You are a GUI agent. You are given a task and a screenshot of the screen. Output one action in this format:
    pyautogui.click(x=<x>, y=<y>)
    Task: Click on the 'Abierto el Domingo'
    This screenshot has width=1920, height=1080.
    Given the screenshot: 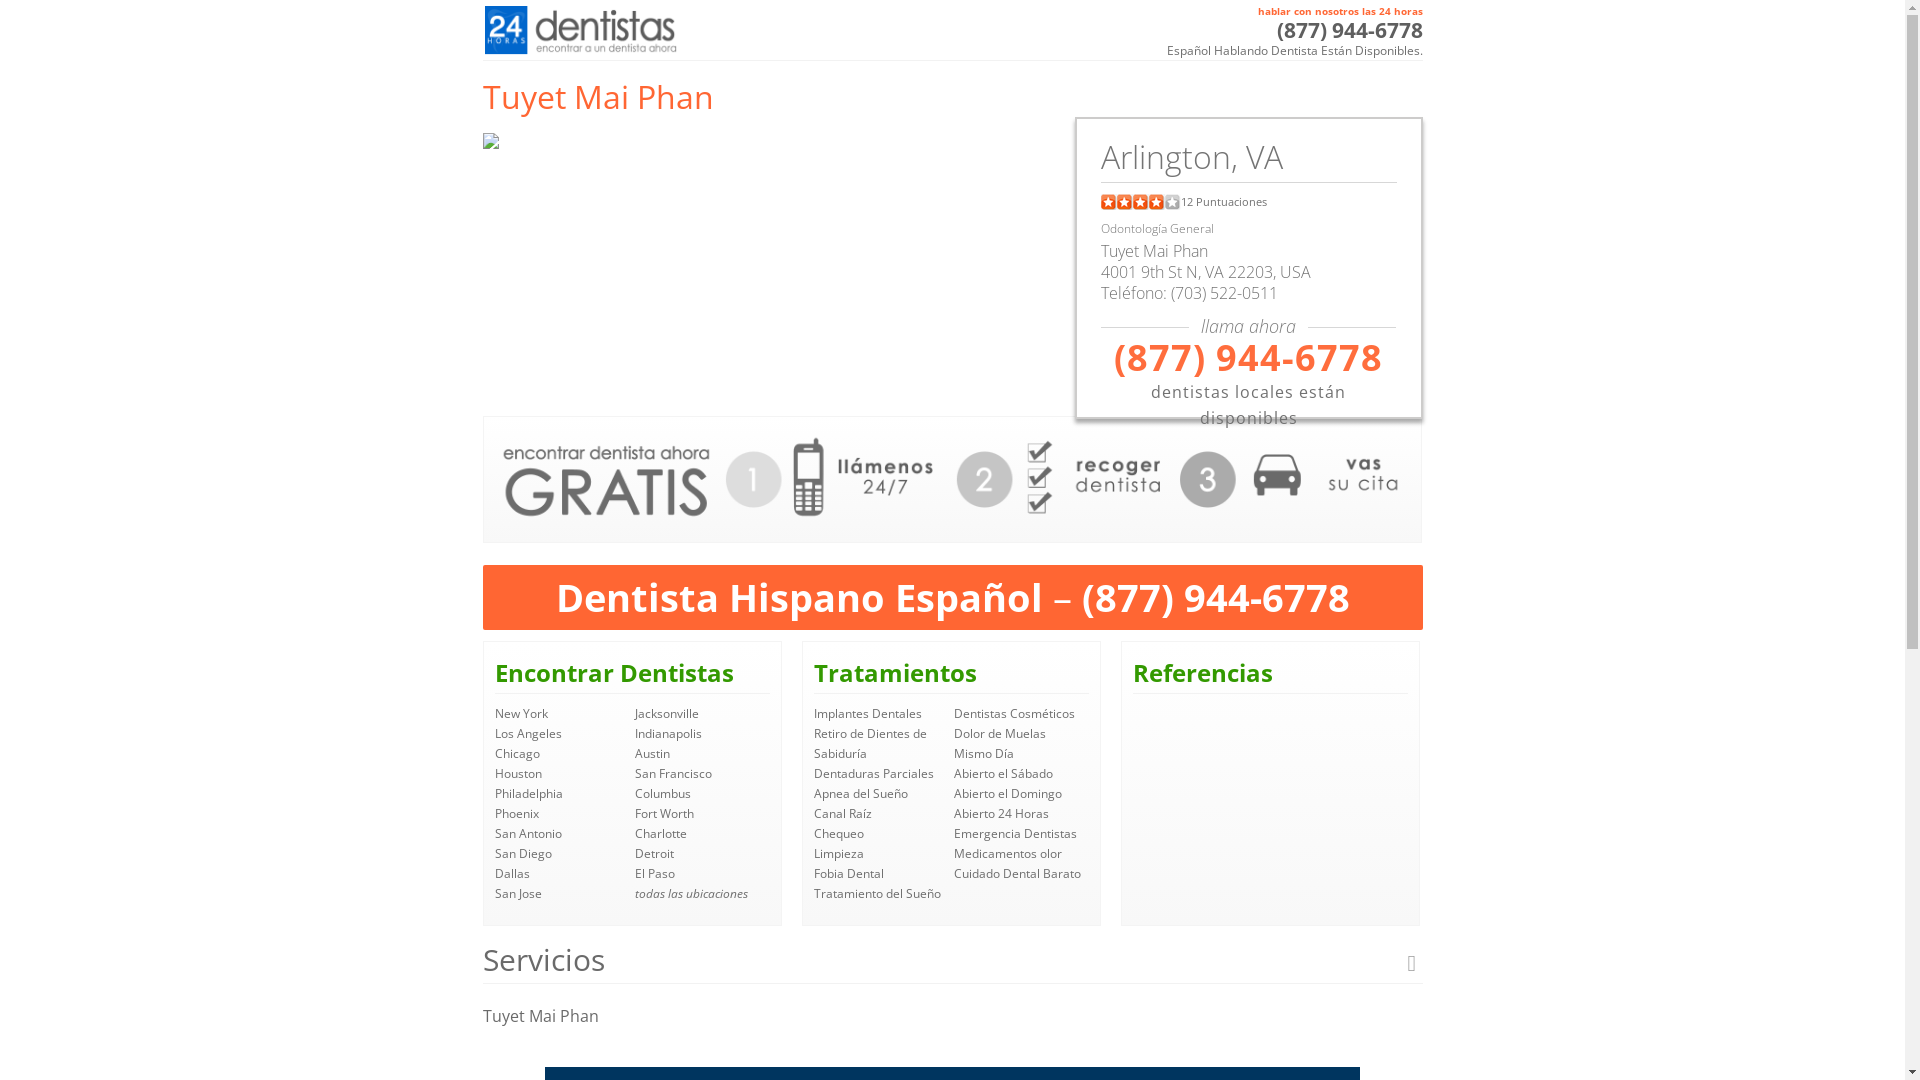 What is the action you would take?
    pyautogui.click(x=1008, y=792)
    